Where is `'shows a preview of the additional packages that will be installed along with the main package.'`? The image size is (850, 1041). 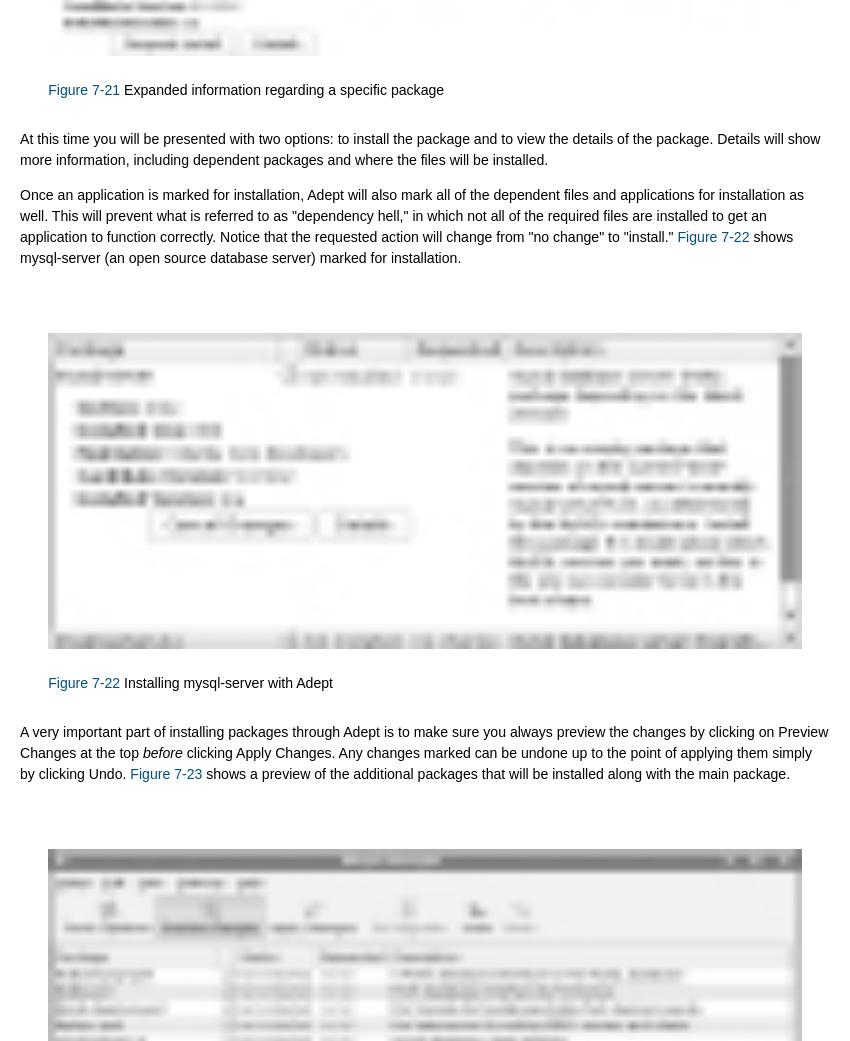 'shows a preview of the additional packages that will be installed along with the main package.' is located at coordinates (495, 773).